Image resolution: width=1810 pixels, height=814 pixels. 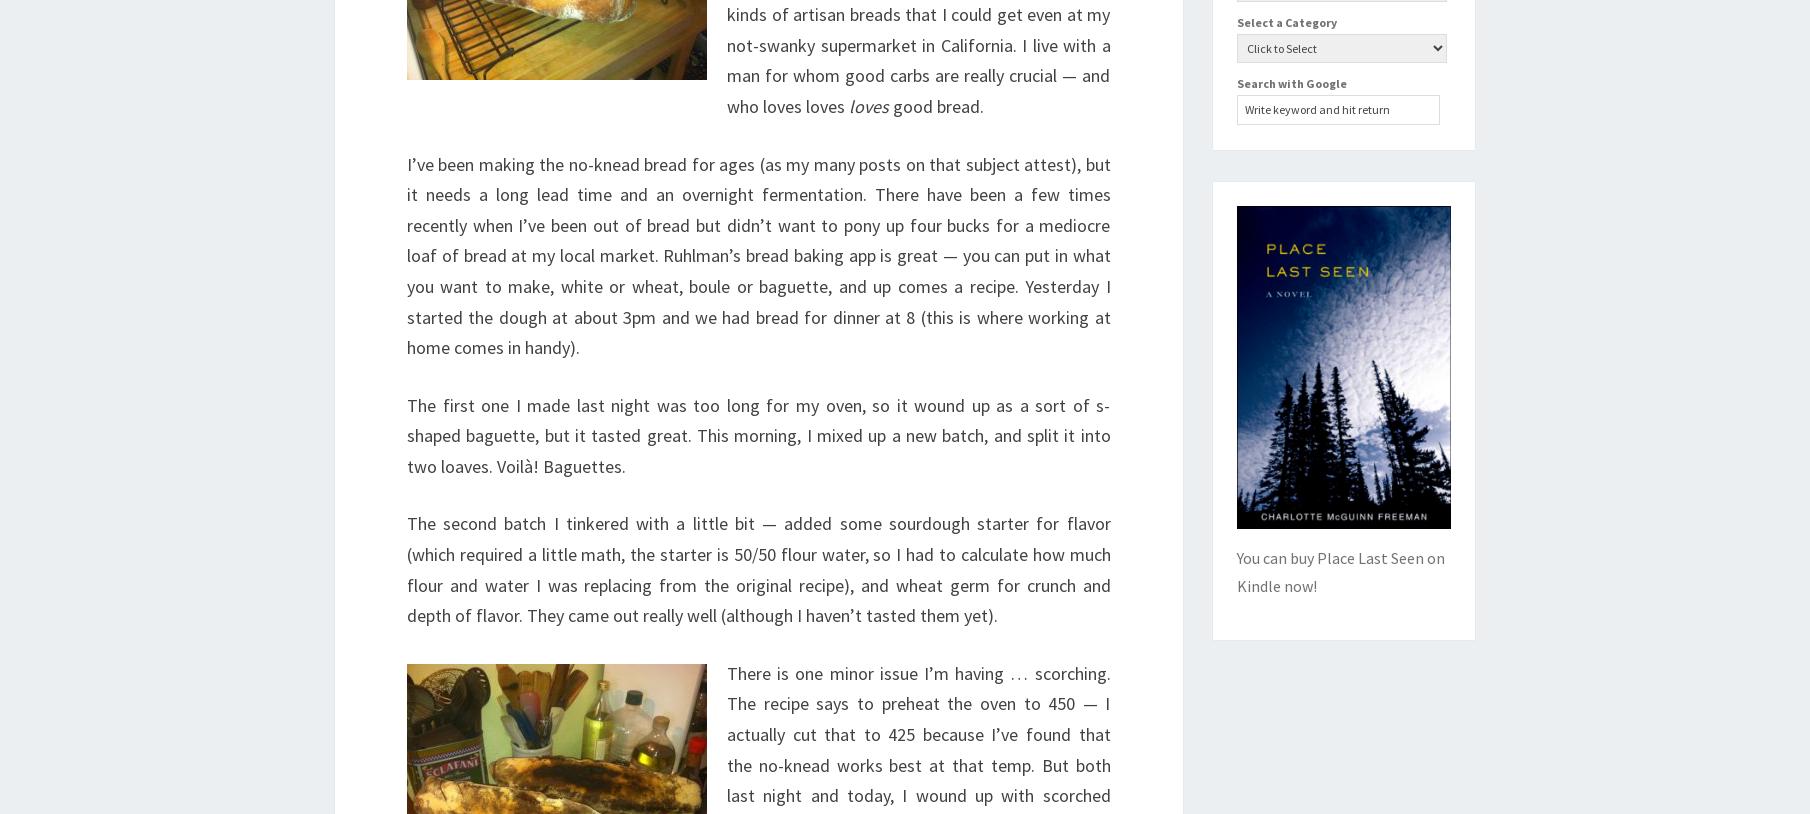 What do you see at coordinates (758, 434) in the screenshot?
I see `'The first one I made last night was too long for my oven, so it wound up as a sort of s-shaped baguette, but it tasted great. This morning, I mixed up a new batch, and split it into two loaves. Voilà! Baguettes.'` at bounding box center [758, 434].